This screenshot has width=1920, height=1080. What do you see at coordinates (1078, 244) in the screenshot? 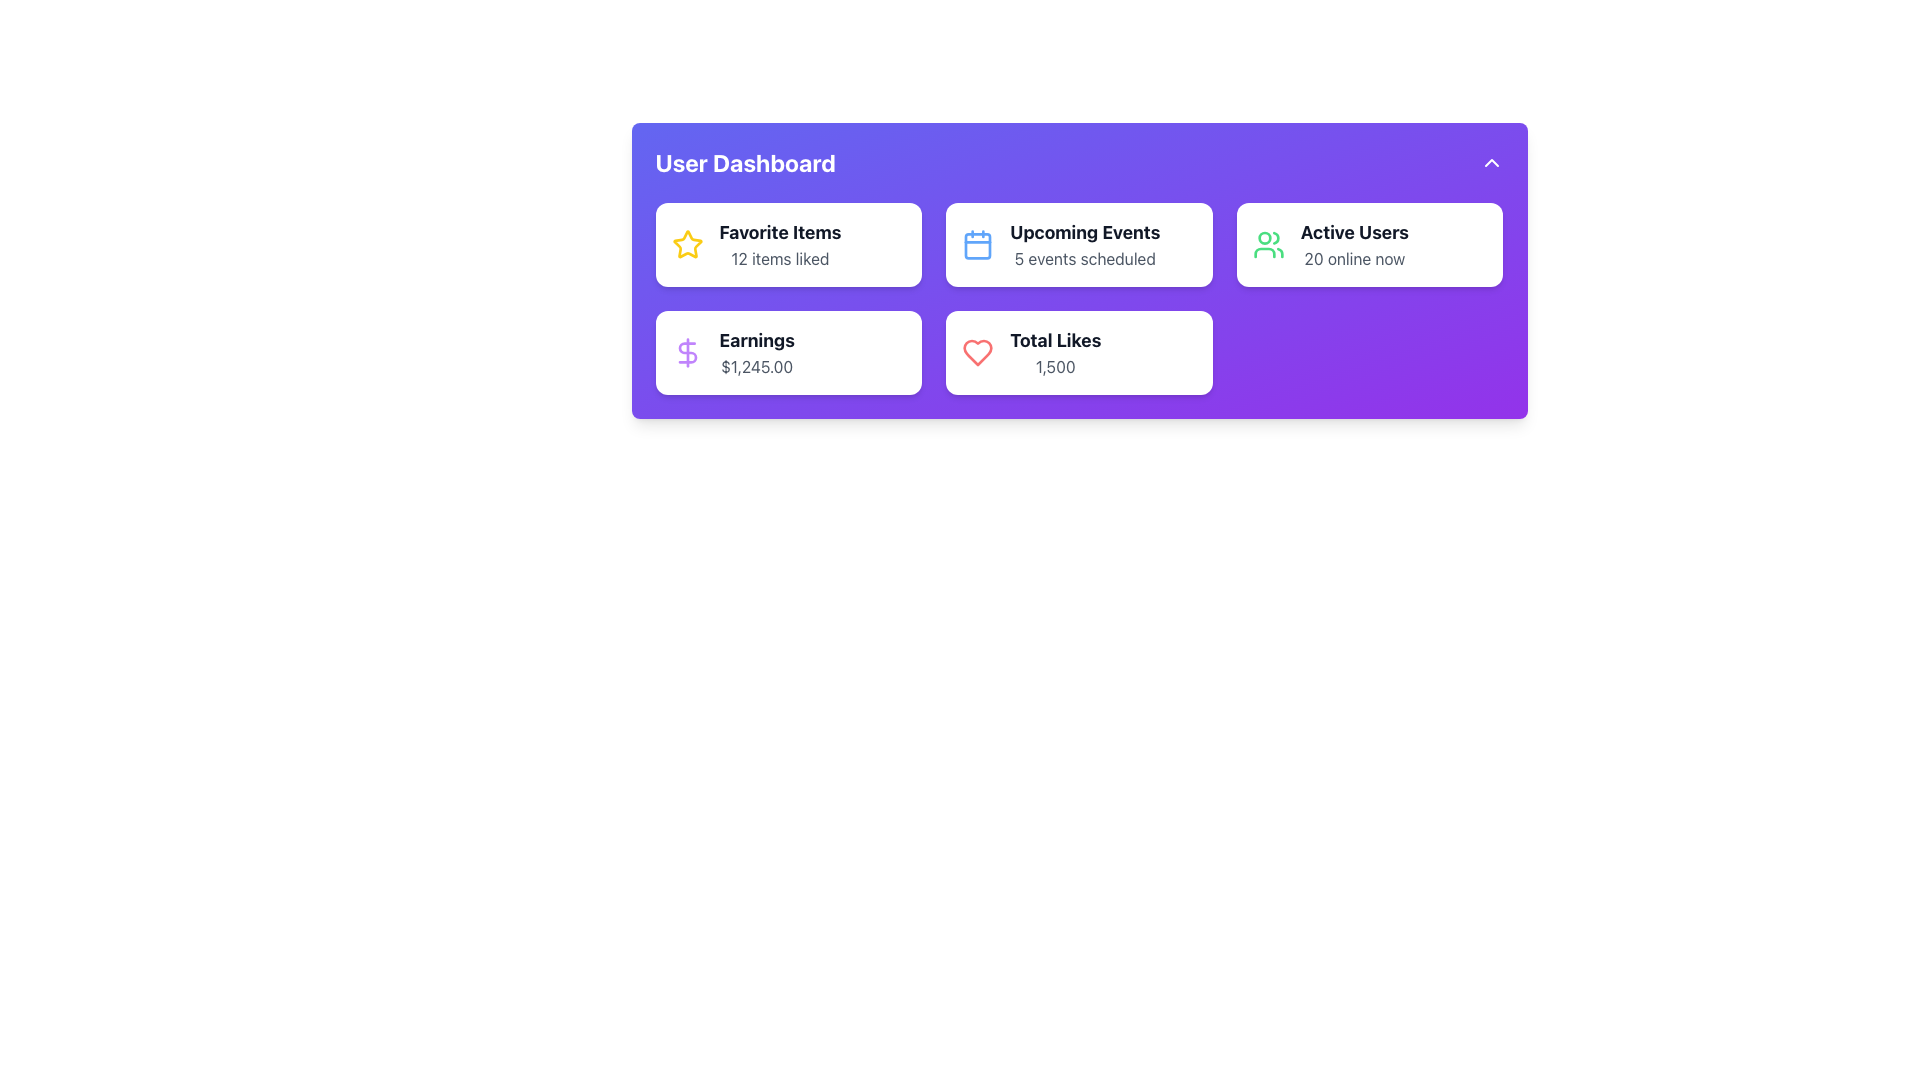
I see `the Information card that displays details about upcoming events, located in the second column of the first row in a 2x3 grid between 'Favorite Items' and 'Active Users'` at bounding box center [1078, 244].